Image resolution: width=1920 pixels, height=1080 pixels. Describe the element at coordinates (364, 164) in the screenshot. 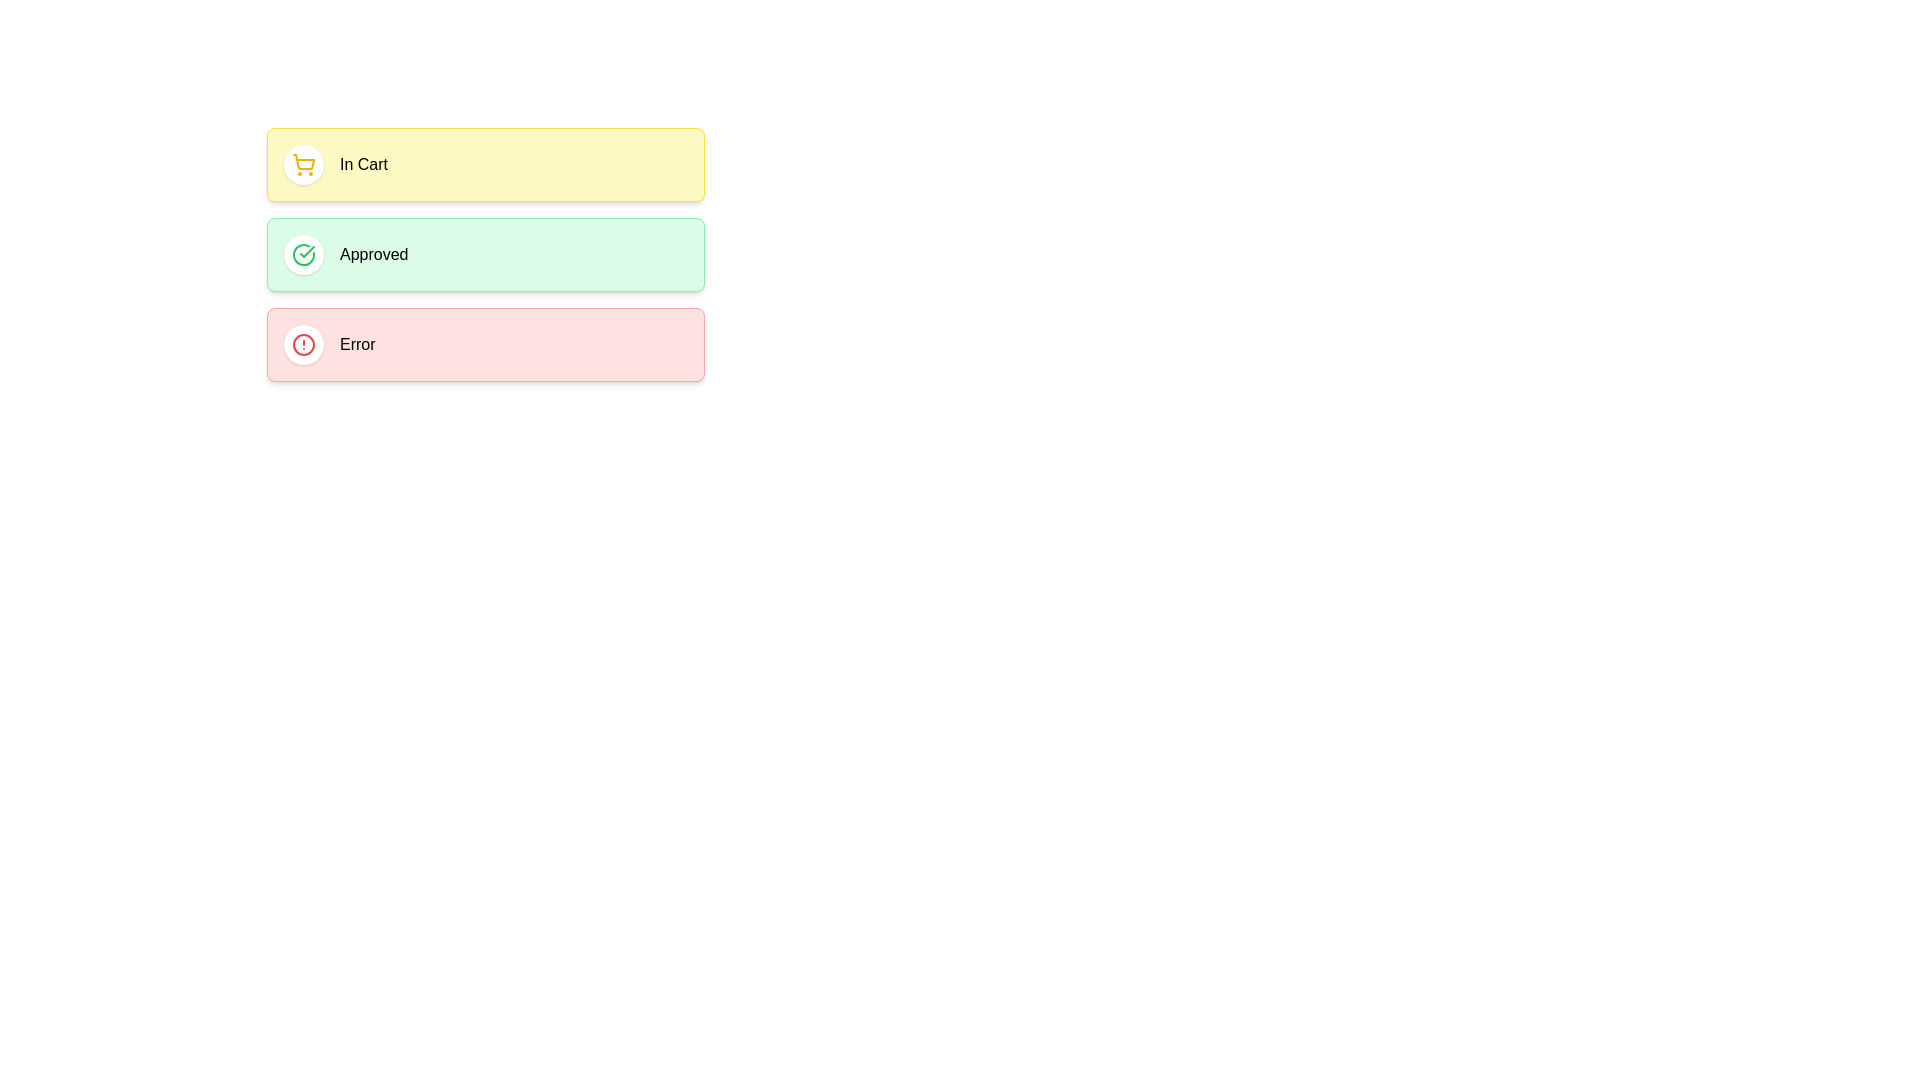

I see `the Text label that indicates an item is currently in the user's cart, positioned to the right of the cart icon` at that location.